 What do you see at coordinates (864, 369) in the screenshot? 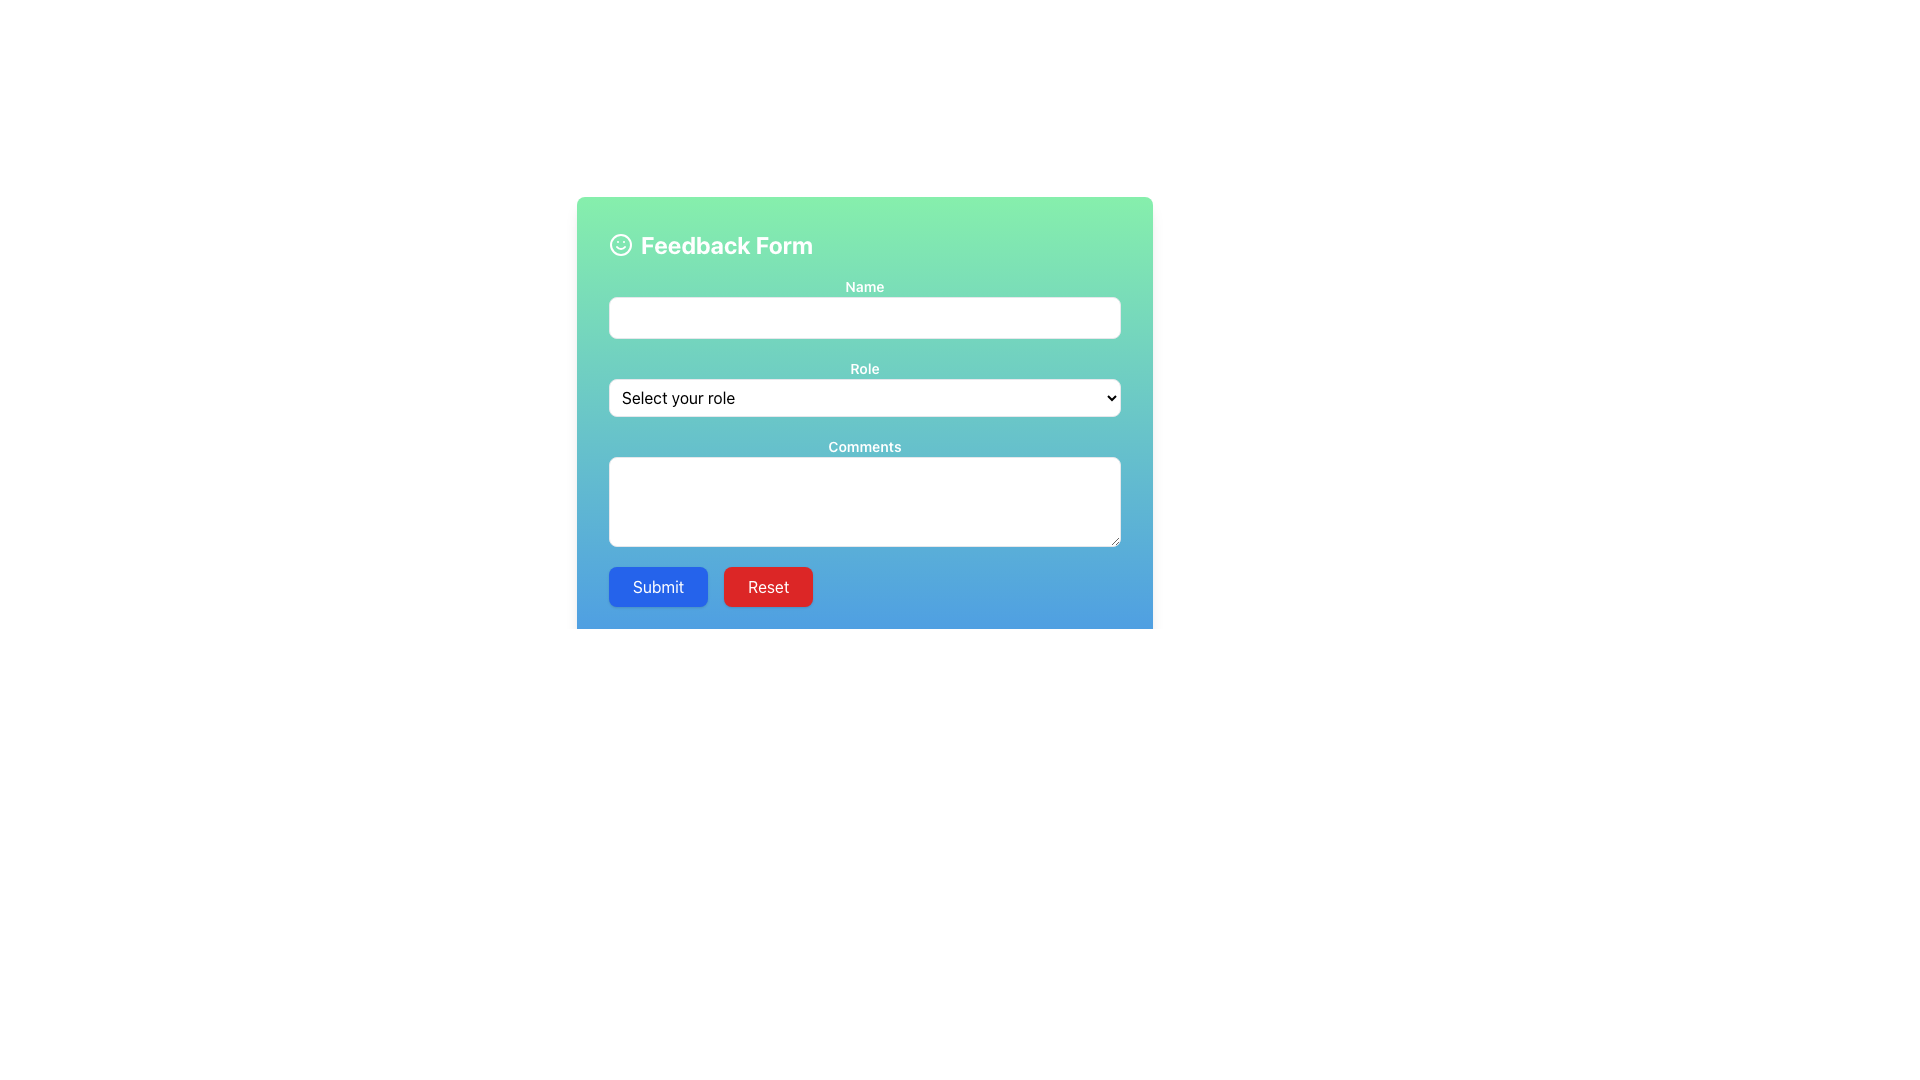
I see `the text label displaying 'Role' in white, which is bold and positioned on a green background above the dropdown labeled 'Select your role'` at bounding box center [864, 369].